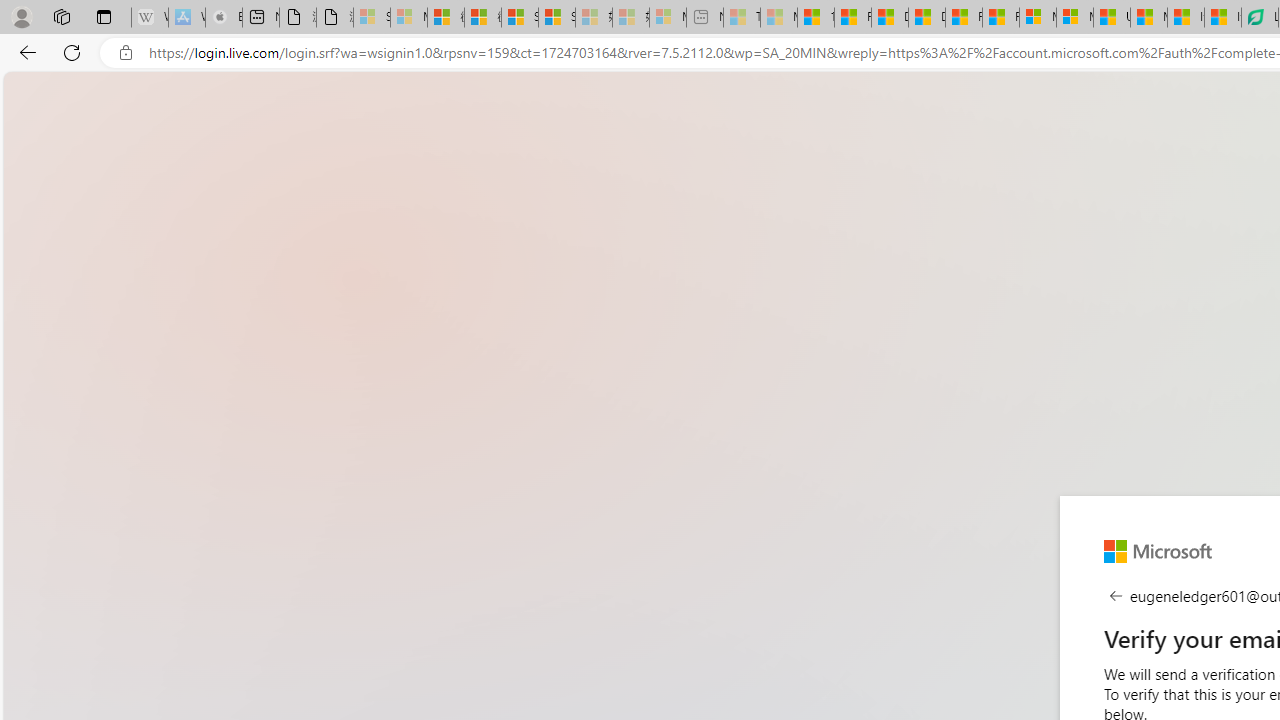 The height and width of the screenshot is (720, 1280). What do you see at coordinates (372, 17) in the screenshot?
I see `'Sign in to your Microsoft account - Sleeping'` at bounding box center [372, 17].